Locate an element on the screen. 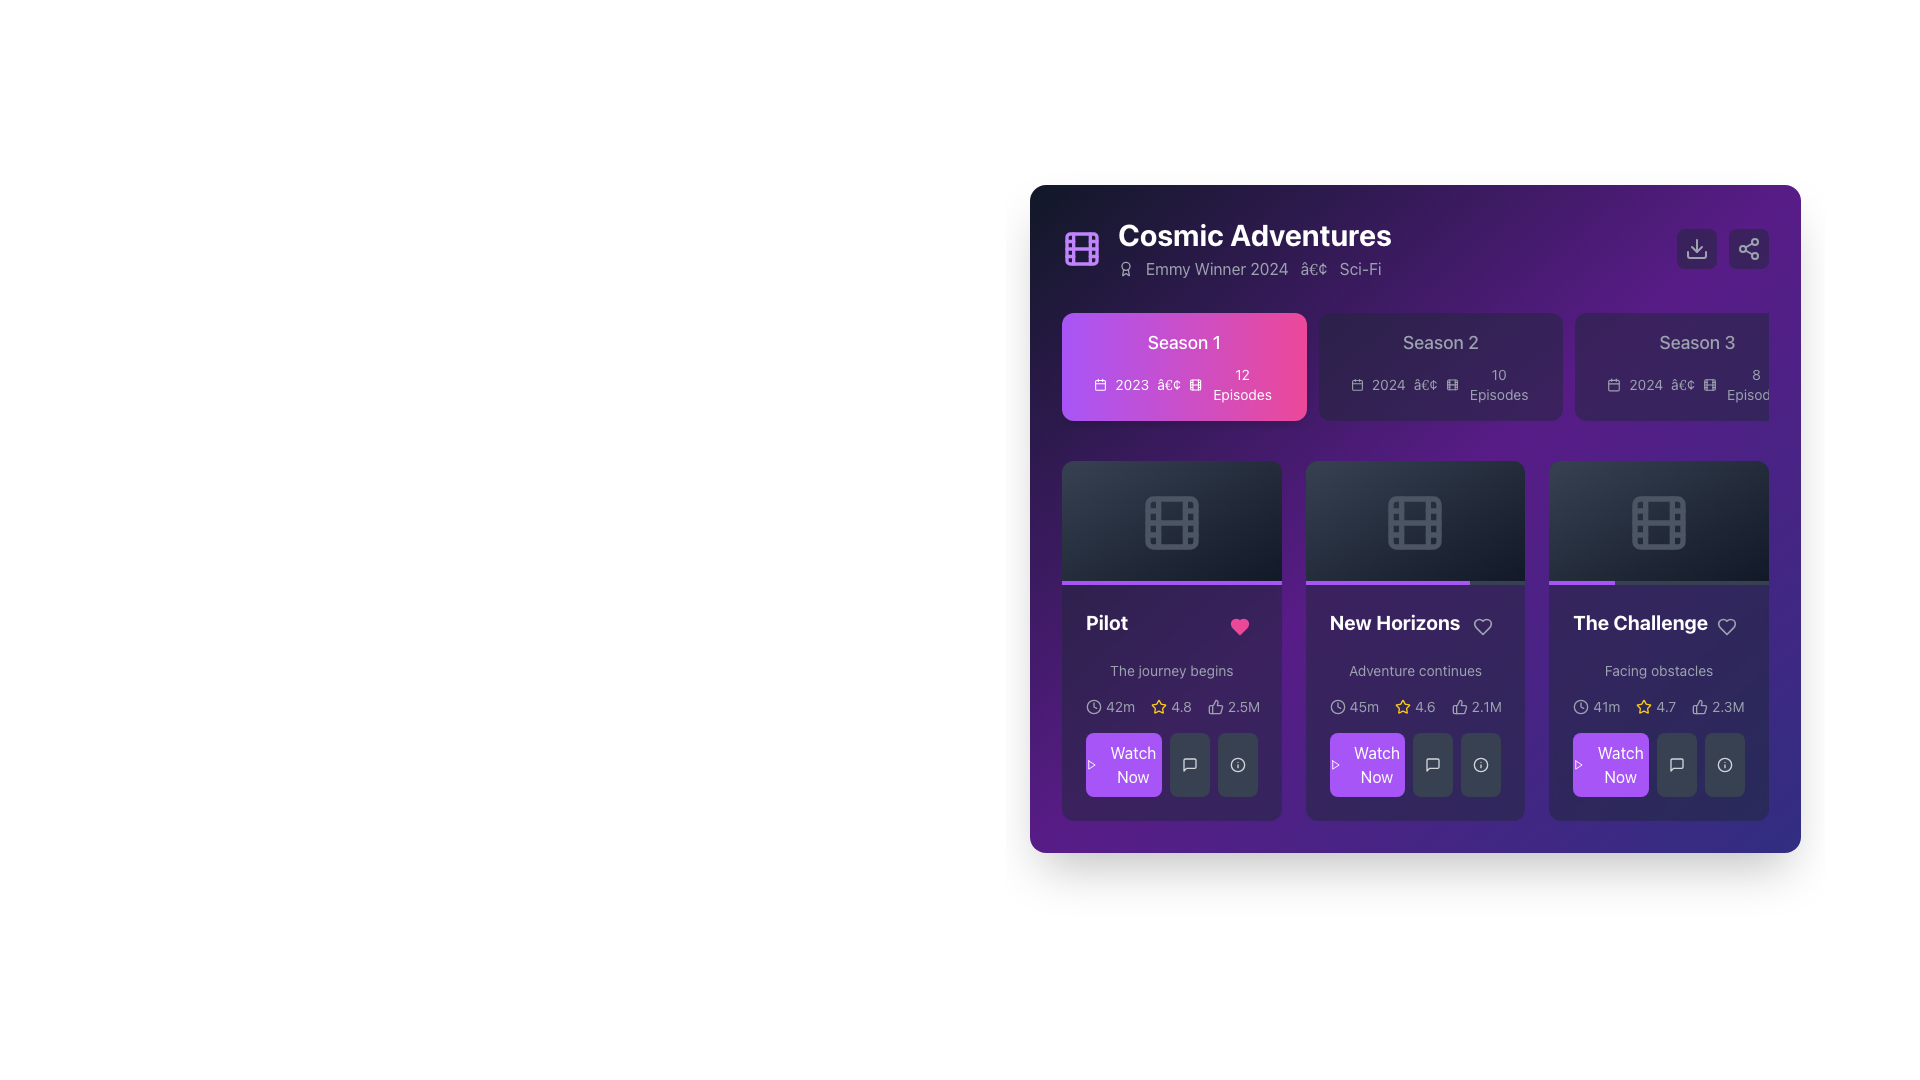 The width and height of the screenshot is (1920, 1080). the central circular graphical component within the information symbol icon located in the bottom right section of the interface, associated with the episode 'The Challenge' is located at coordinates (1723, 763).